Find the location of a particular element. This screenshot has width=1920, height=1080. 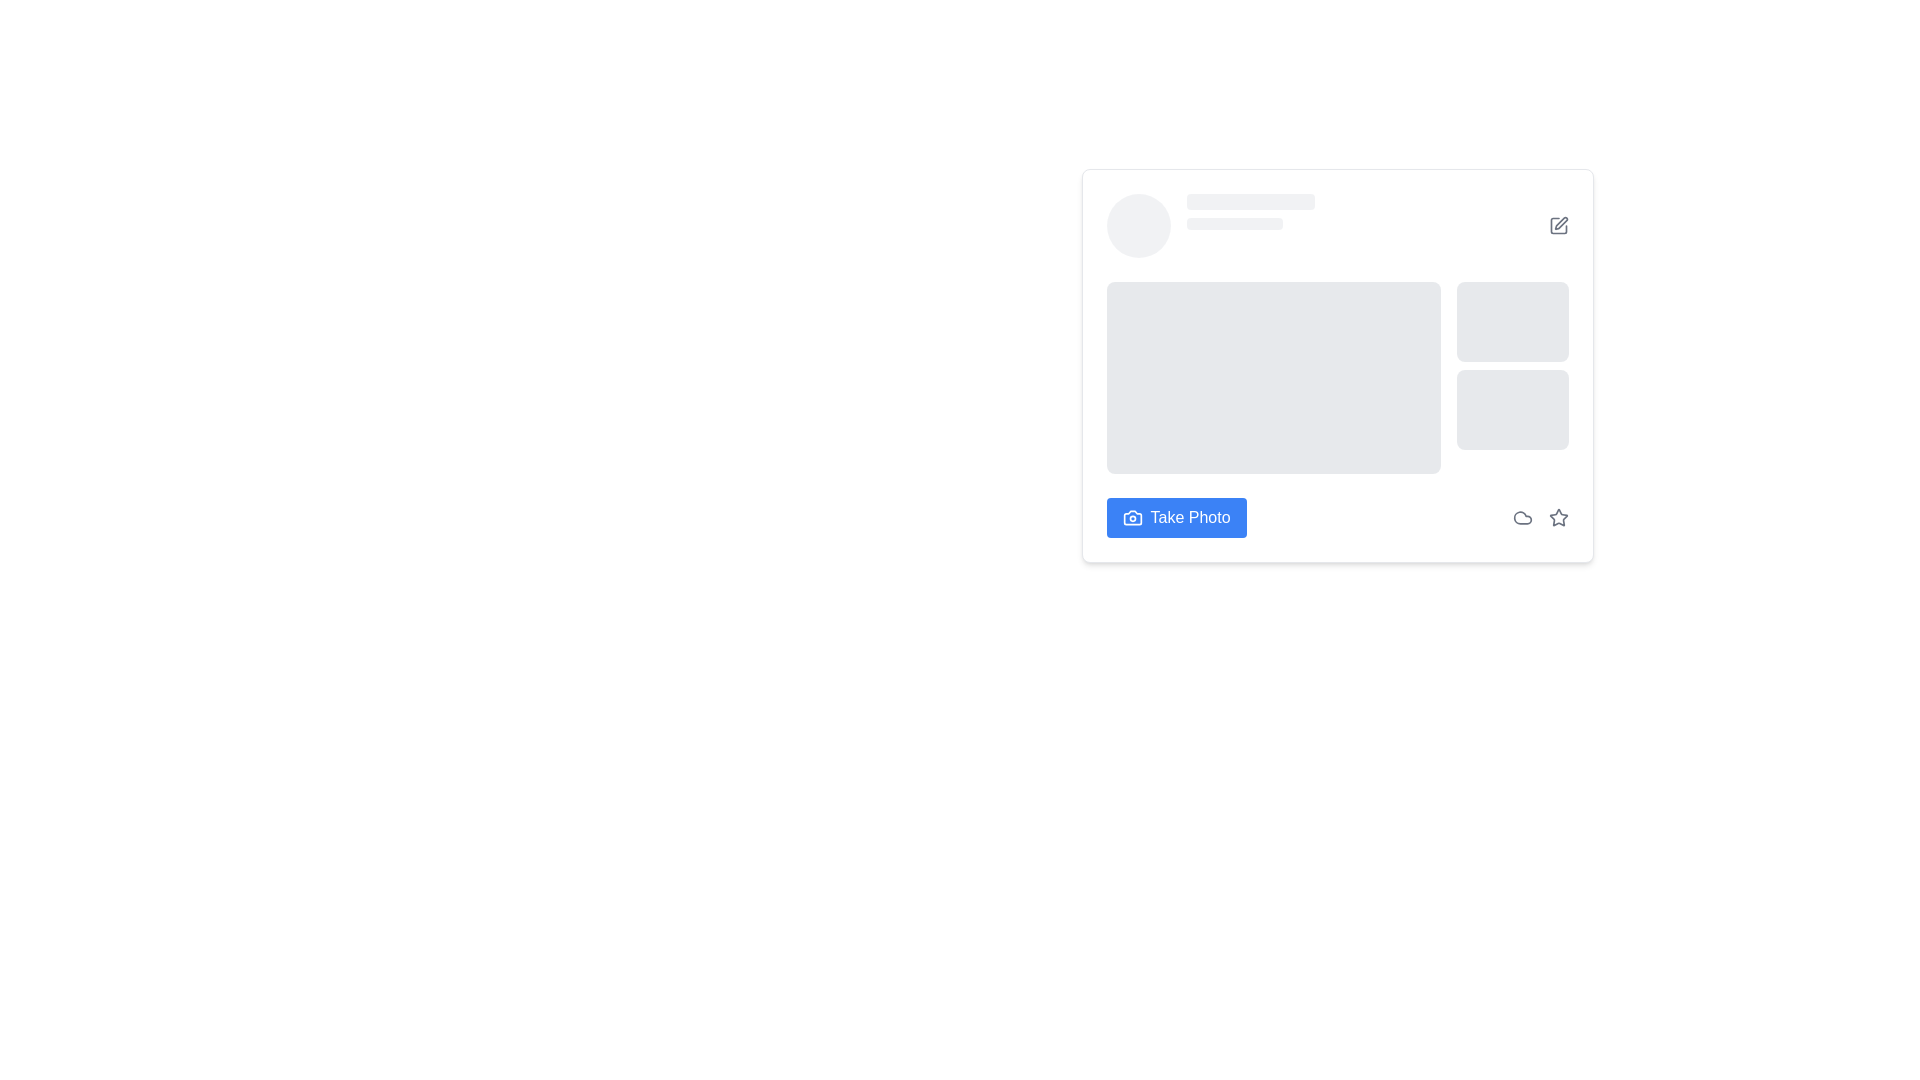

the cloud icon in the icon group located in the bottom right corner of the interface is located at coordinates (1539, 516).